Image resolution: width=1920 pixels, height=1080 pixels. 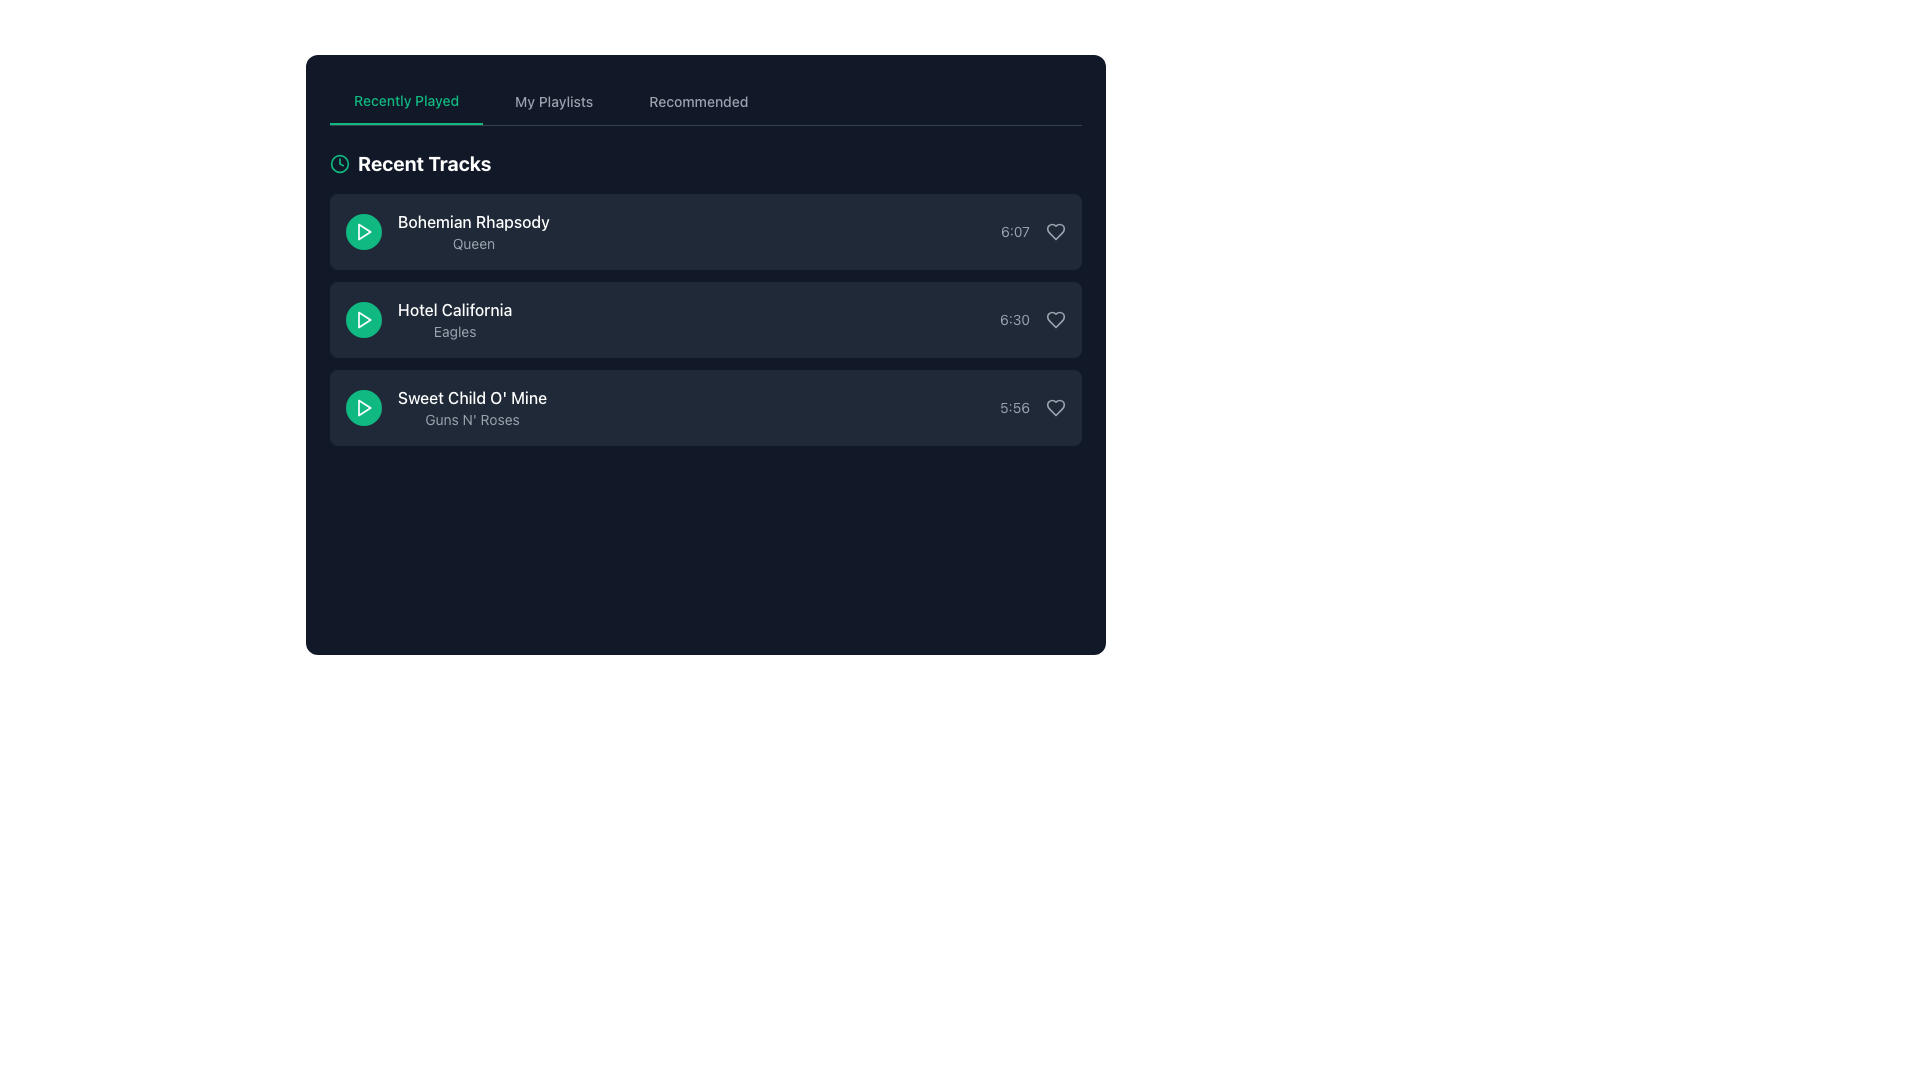 What do you see at coordinates (364, 319) in the screenshot?
I see `the play button located in the second-row item of the vertical track list` at bounding box center [364, 319].